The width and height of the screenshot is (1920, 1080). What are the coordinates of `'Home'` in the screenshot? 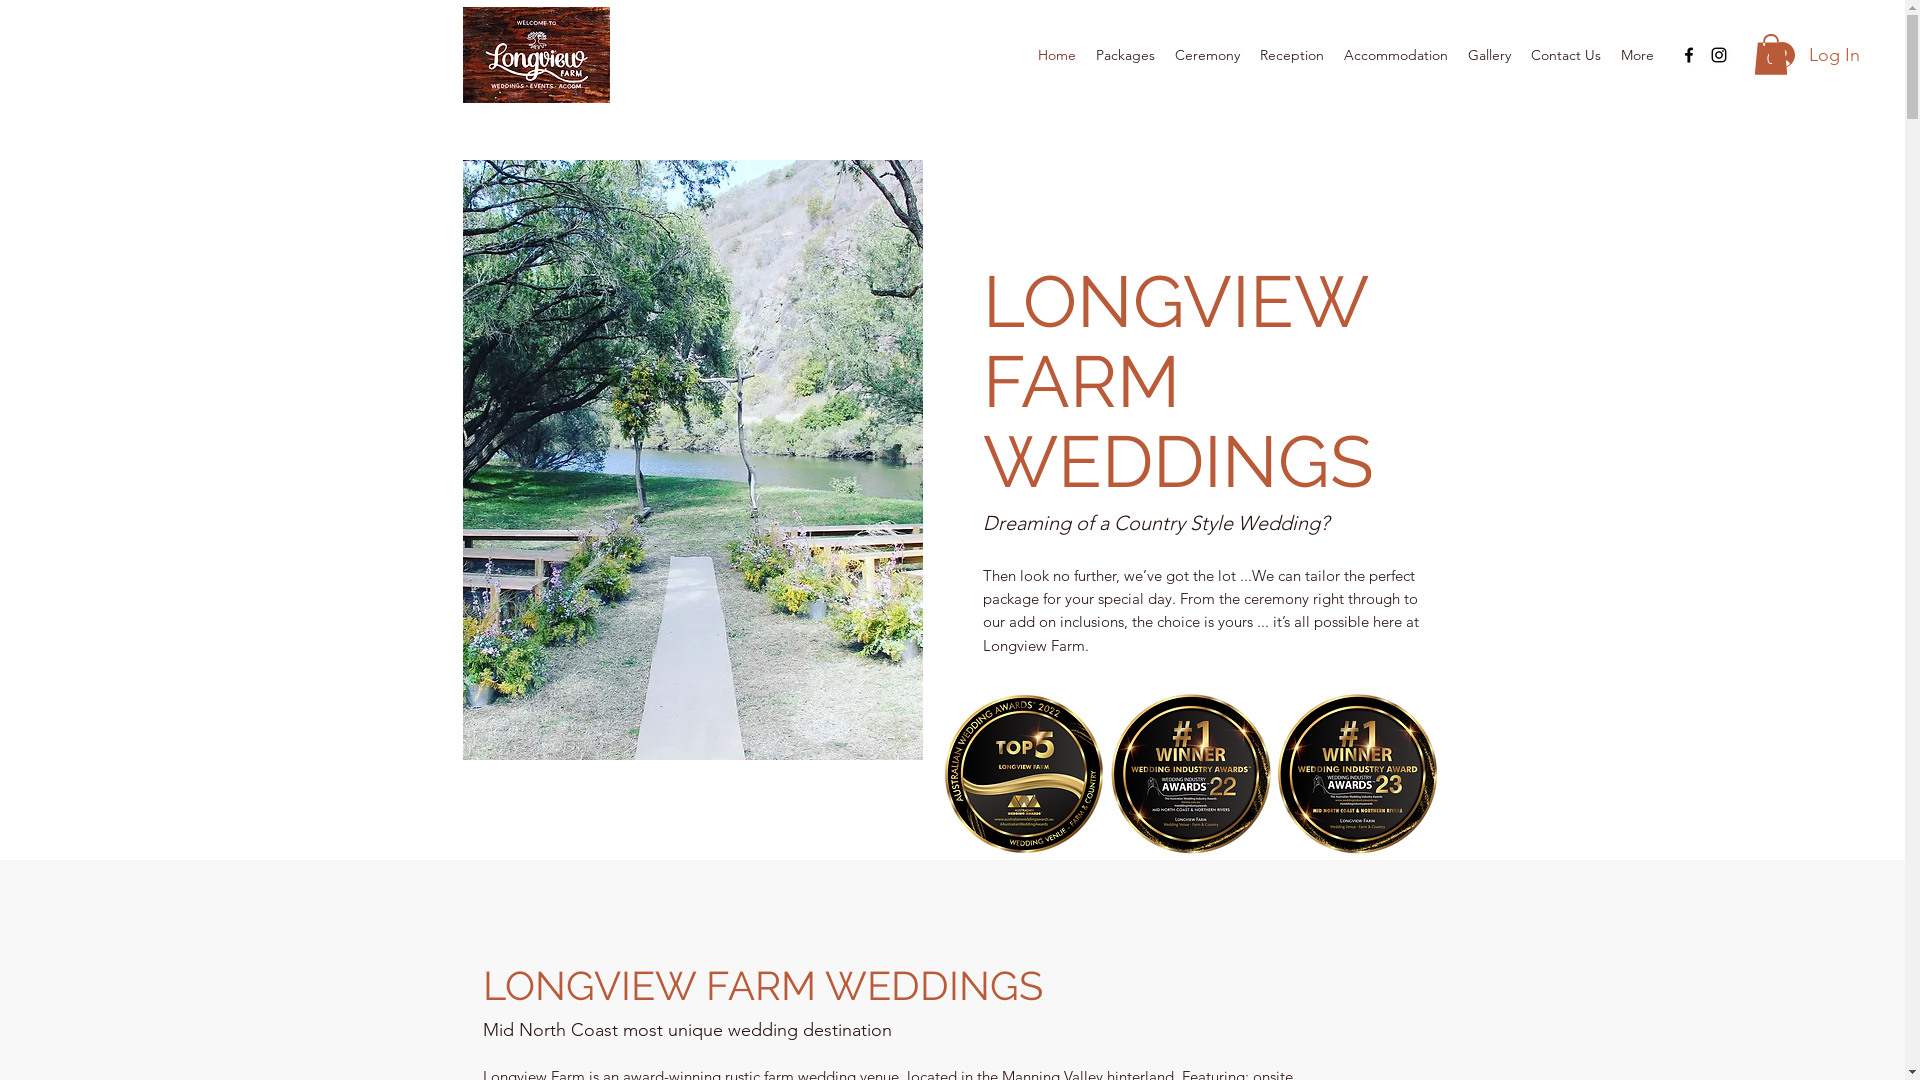 It's located at (1027, 53).